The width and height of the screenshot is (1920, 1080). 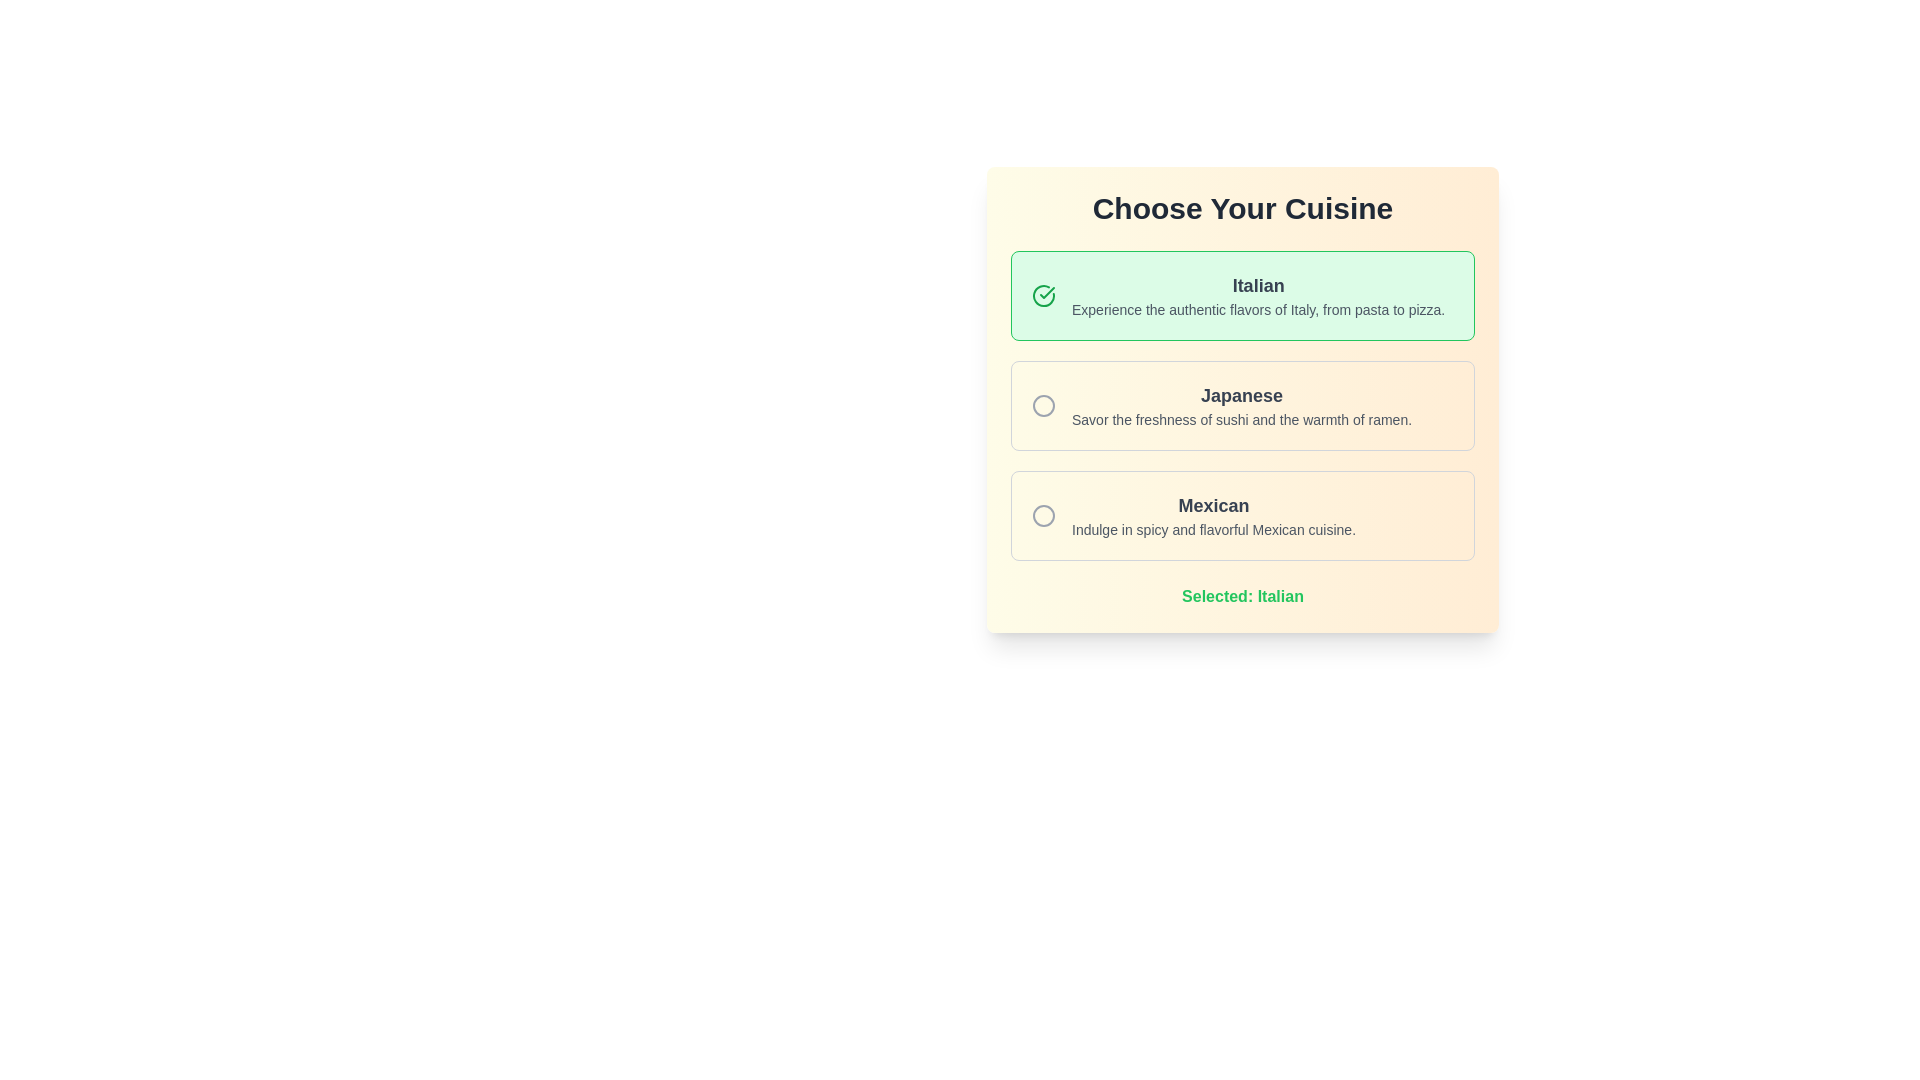 I want to click on bold, centered text label that displays 'Selected: Italian' in green color, indicating the user's current selection, so click(x=1242, y=596).